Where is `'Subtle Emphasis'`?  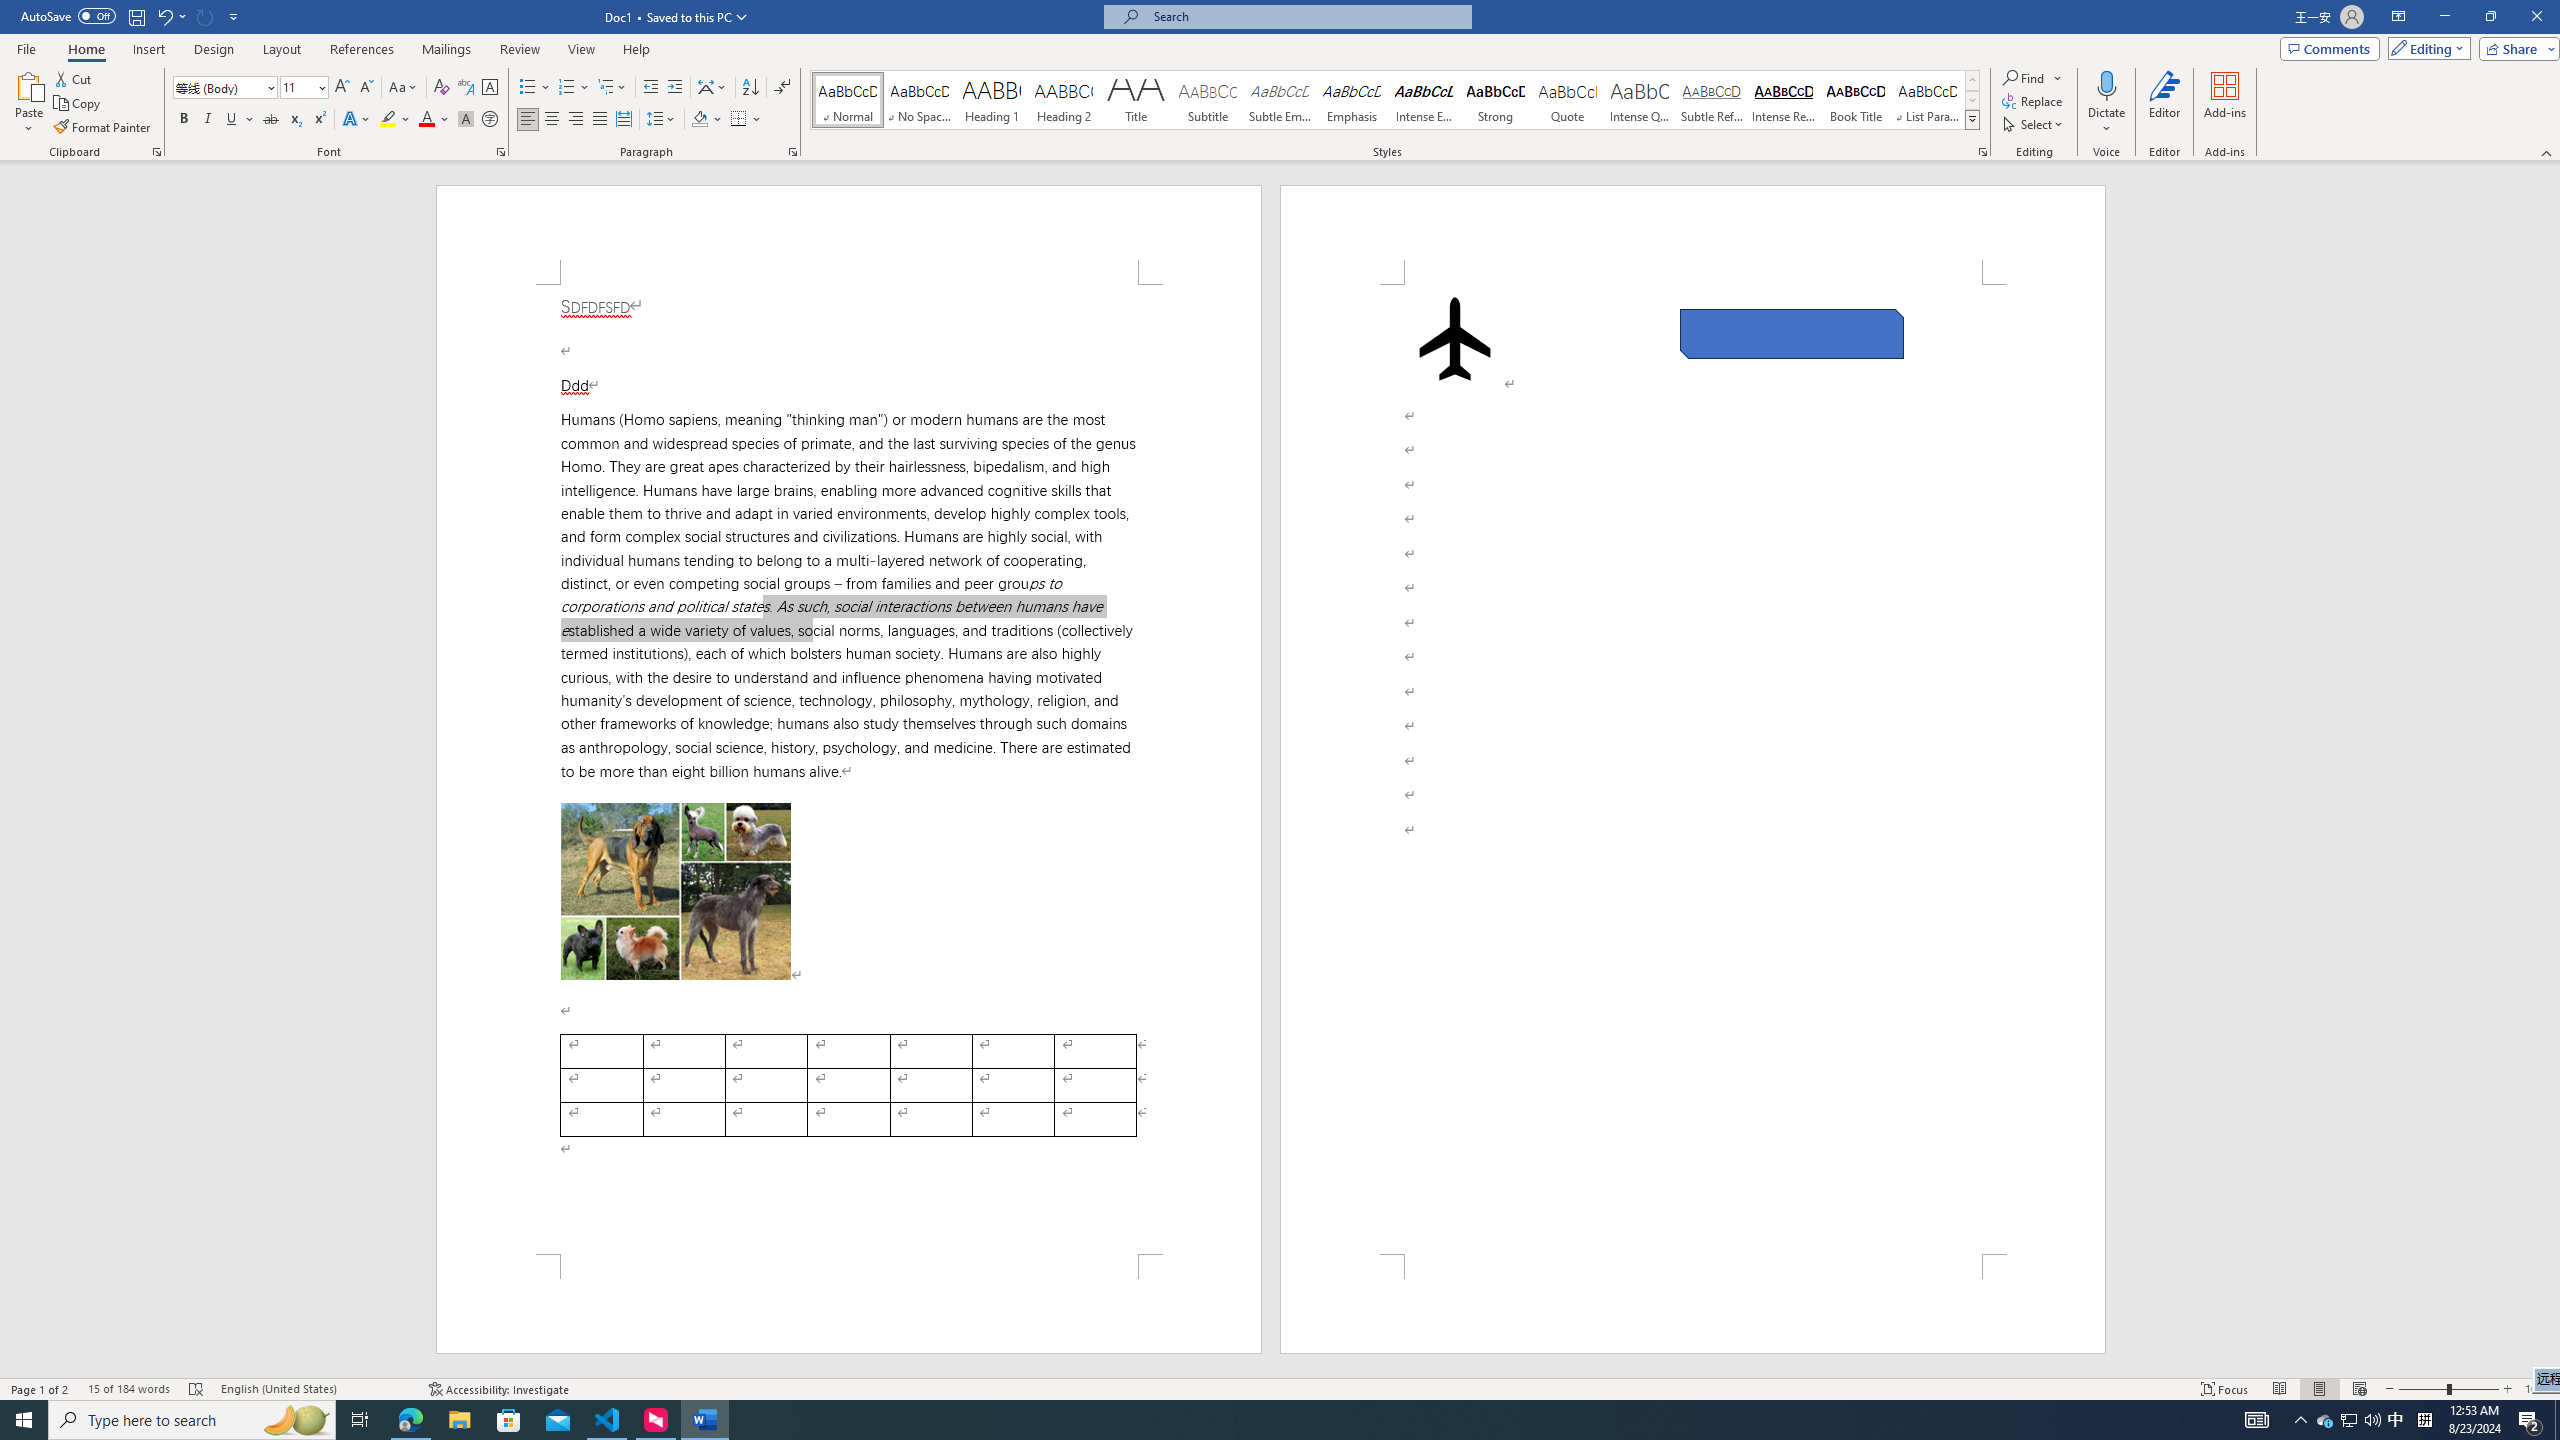
'Subtle Emphasis' is located at coordinates (1280, 99).